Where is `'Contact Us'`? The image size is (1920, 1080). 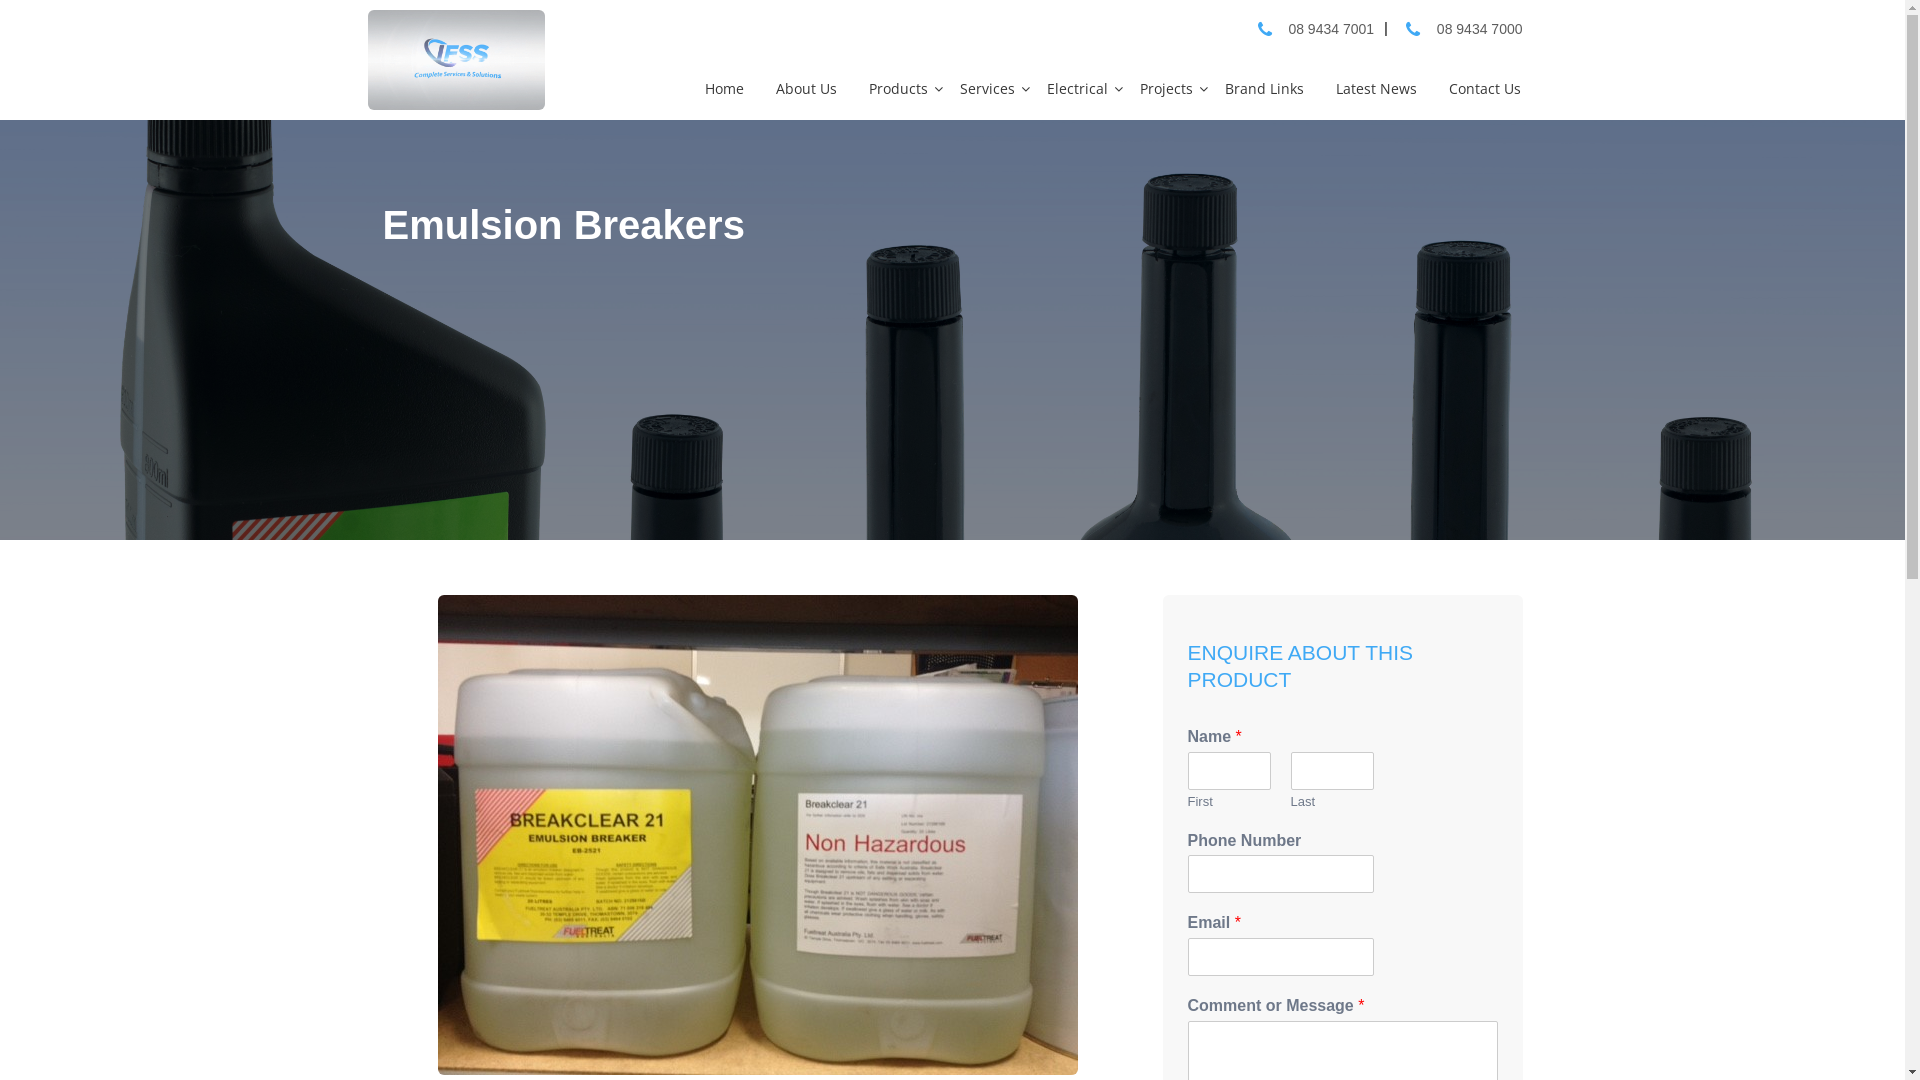 'Contact Us' is located at coordinates (1486, 87).